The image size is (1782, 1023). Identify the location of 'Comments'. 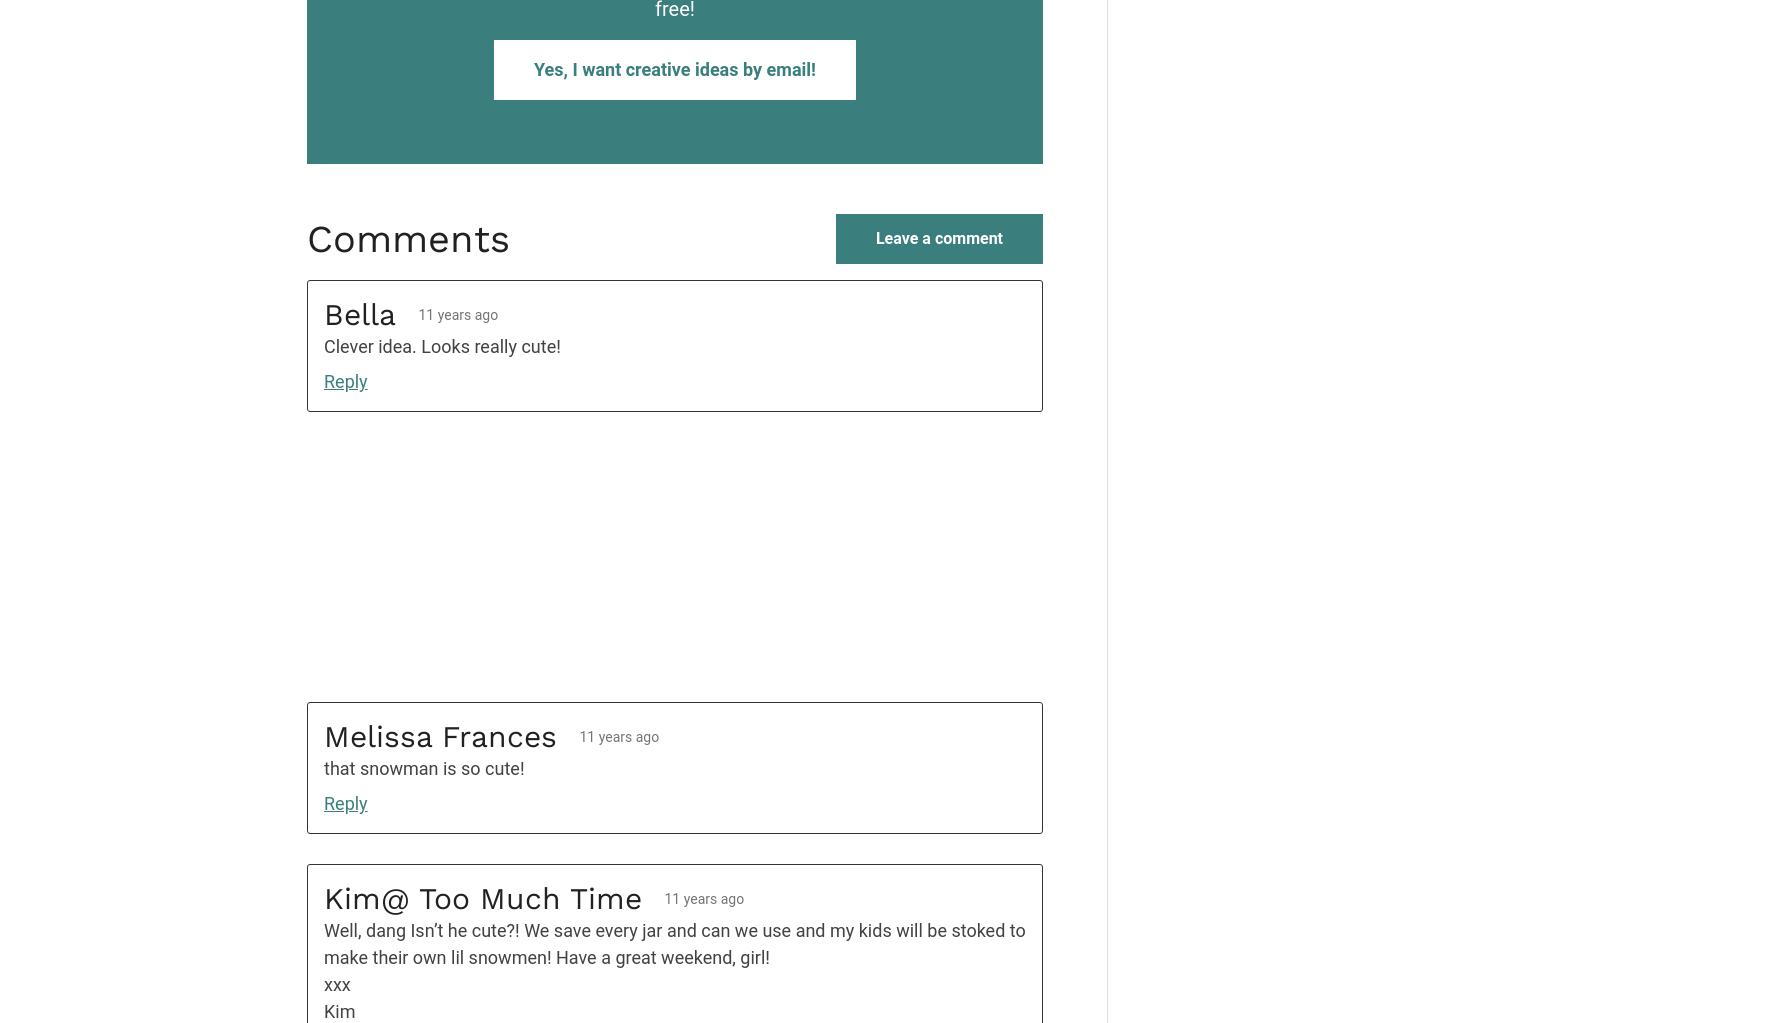
(408, 237).